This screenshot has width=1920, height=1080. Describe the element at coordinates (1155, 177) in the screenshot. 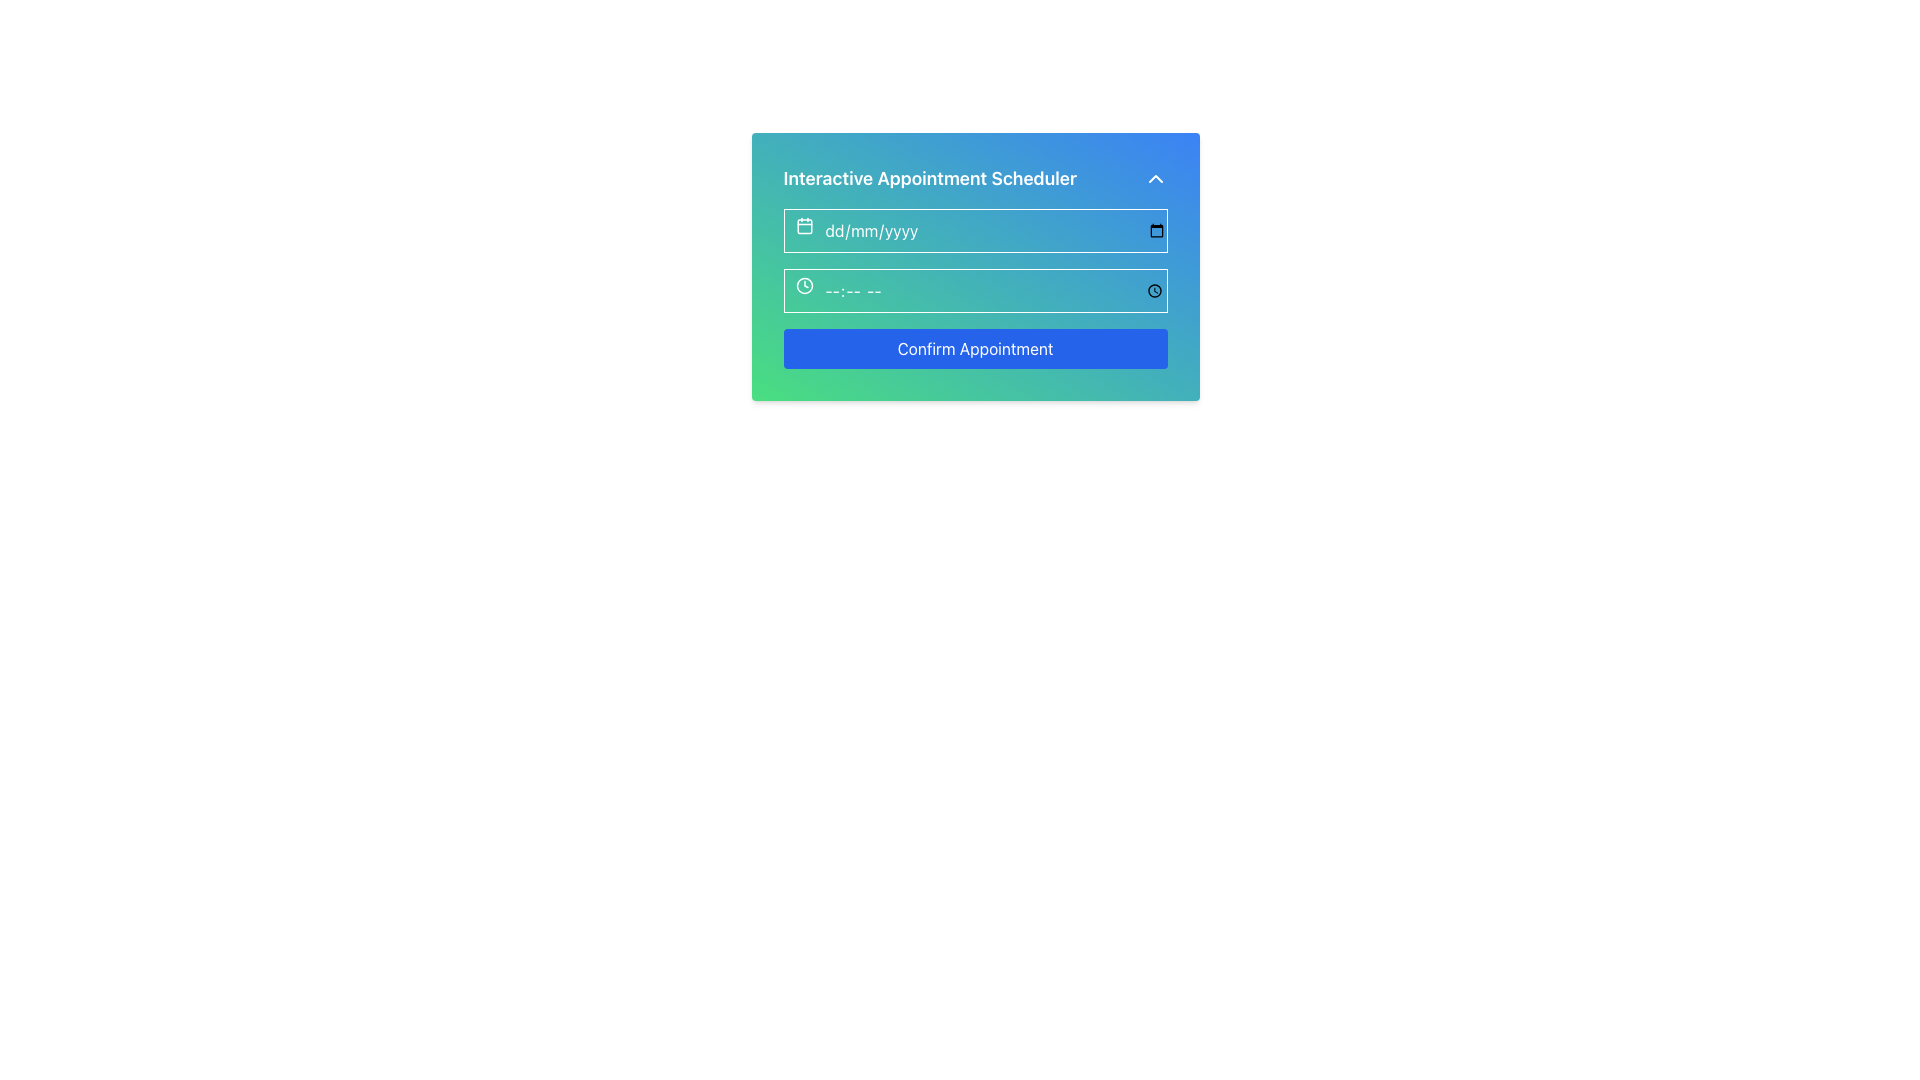

I see `the upward scrolling button located at the top-right corner of the header for the 'Interactive Appointment Scheduler' card` at that location.